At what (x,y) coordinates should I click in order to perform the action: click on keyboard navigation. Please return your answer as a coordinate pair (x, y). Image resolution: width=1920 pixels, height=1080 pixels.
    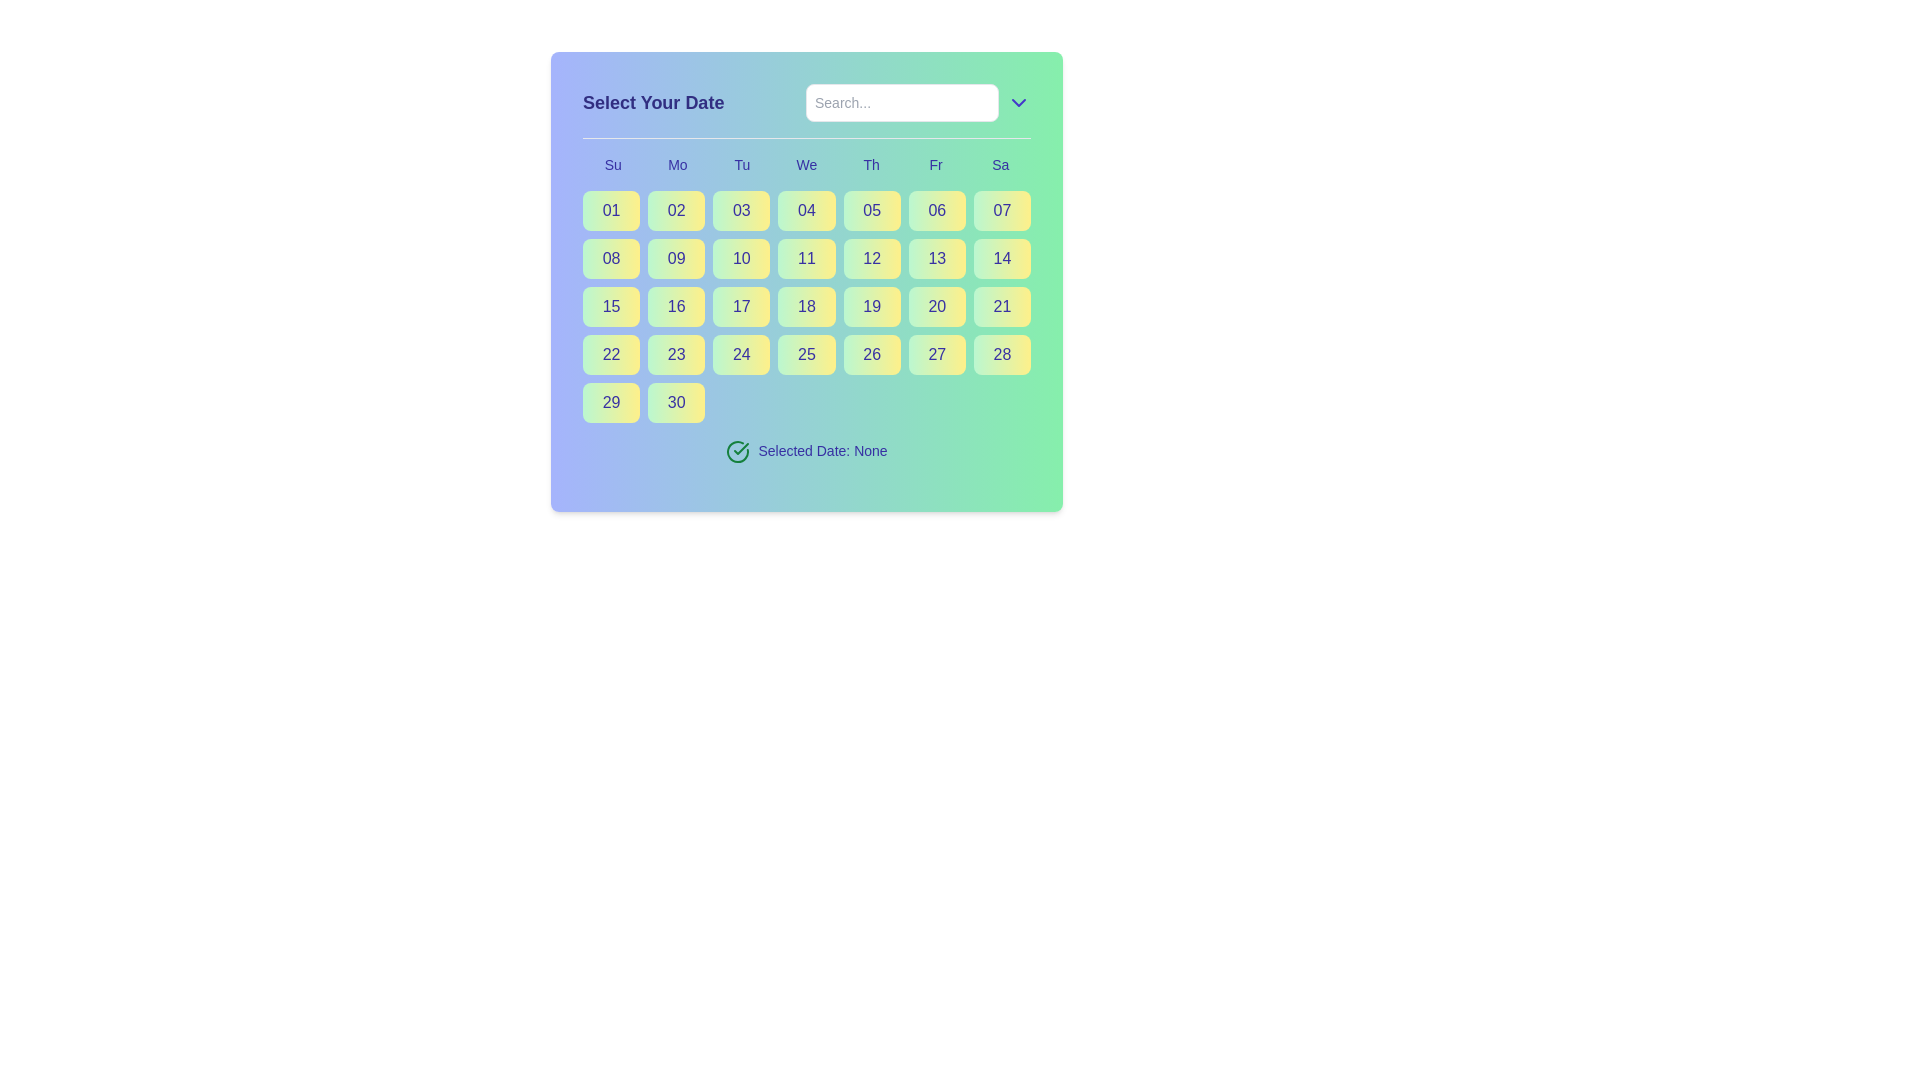
    Looking at the image, I should click on (872, 353).